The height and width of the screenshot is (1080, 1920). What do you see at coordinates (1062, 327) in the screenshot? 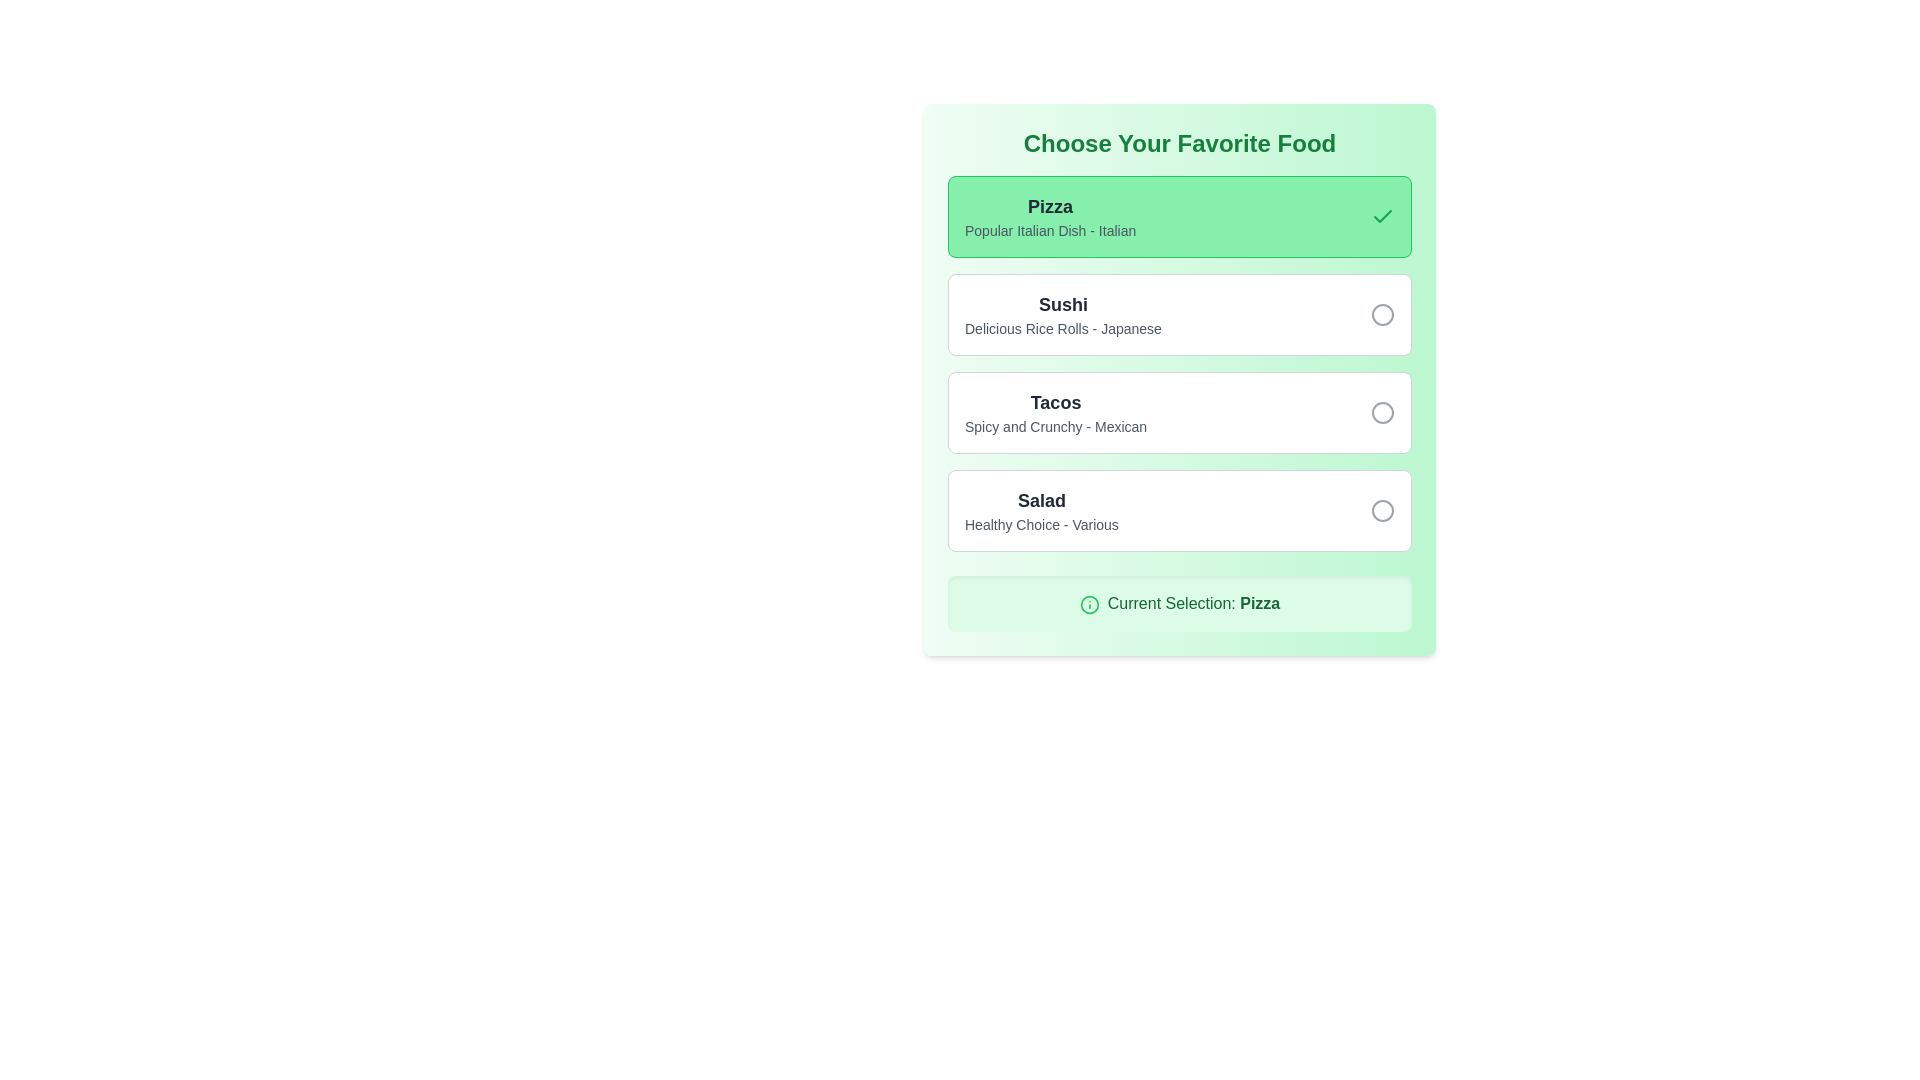
I see `descriptive subtitle text label located below the 'Sushi' option in the food selection interface` at bounding box center [1062, 327].